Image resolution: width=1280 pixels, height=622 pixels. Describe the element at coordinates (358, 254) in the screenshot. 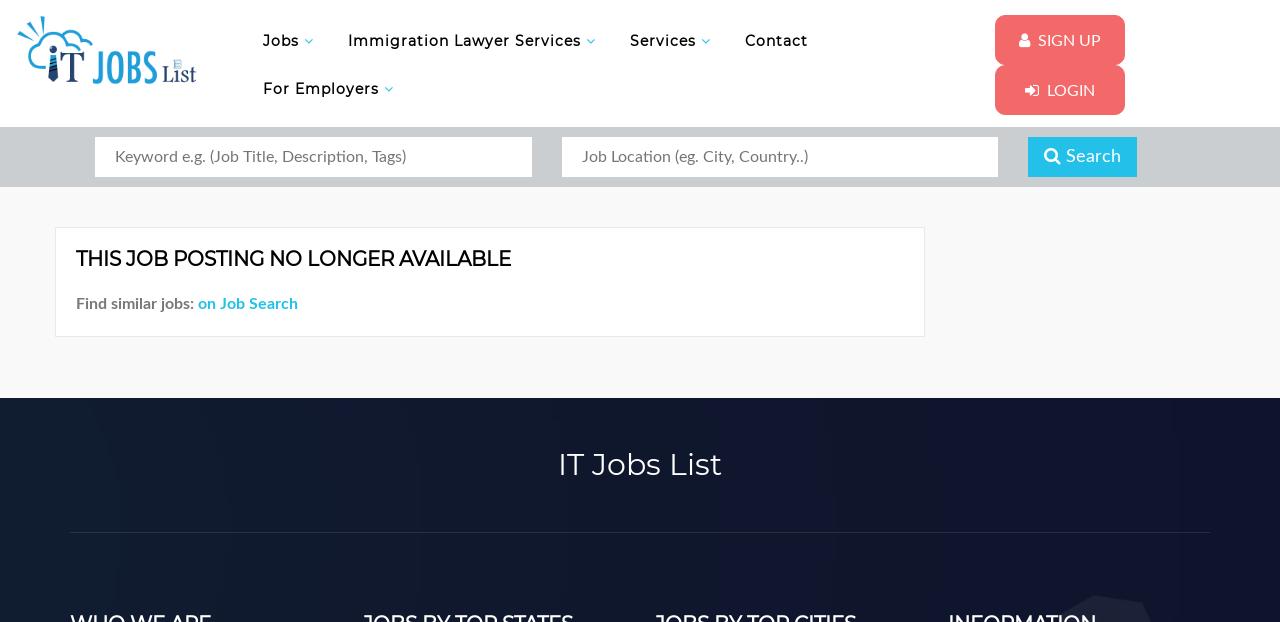

I see `'H1b Transfer'` at that location.